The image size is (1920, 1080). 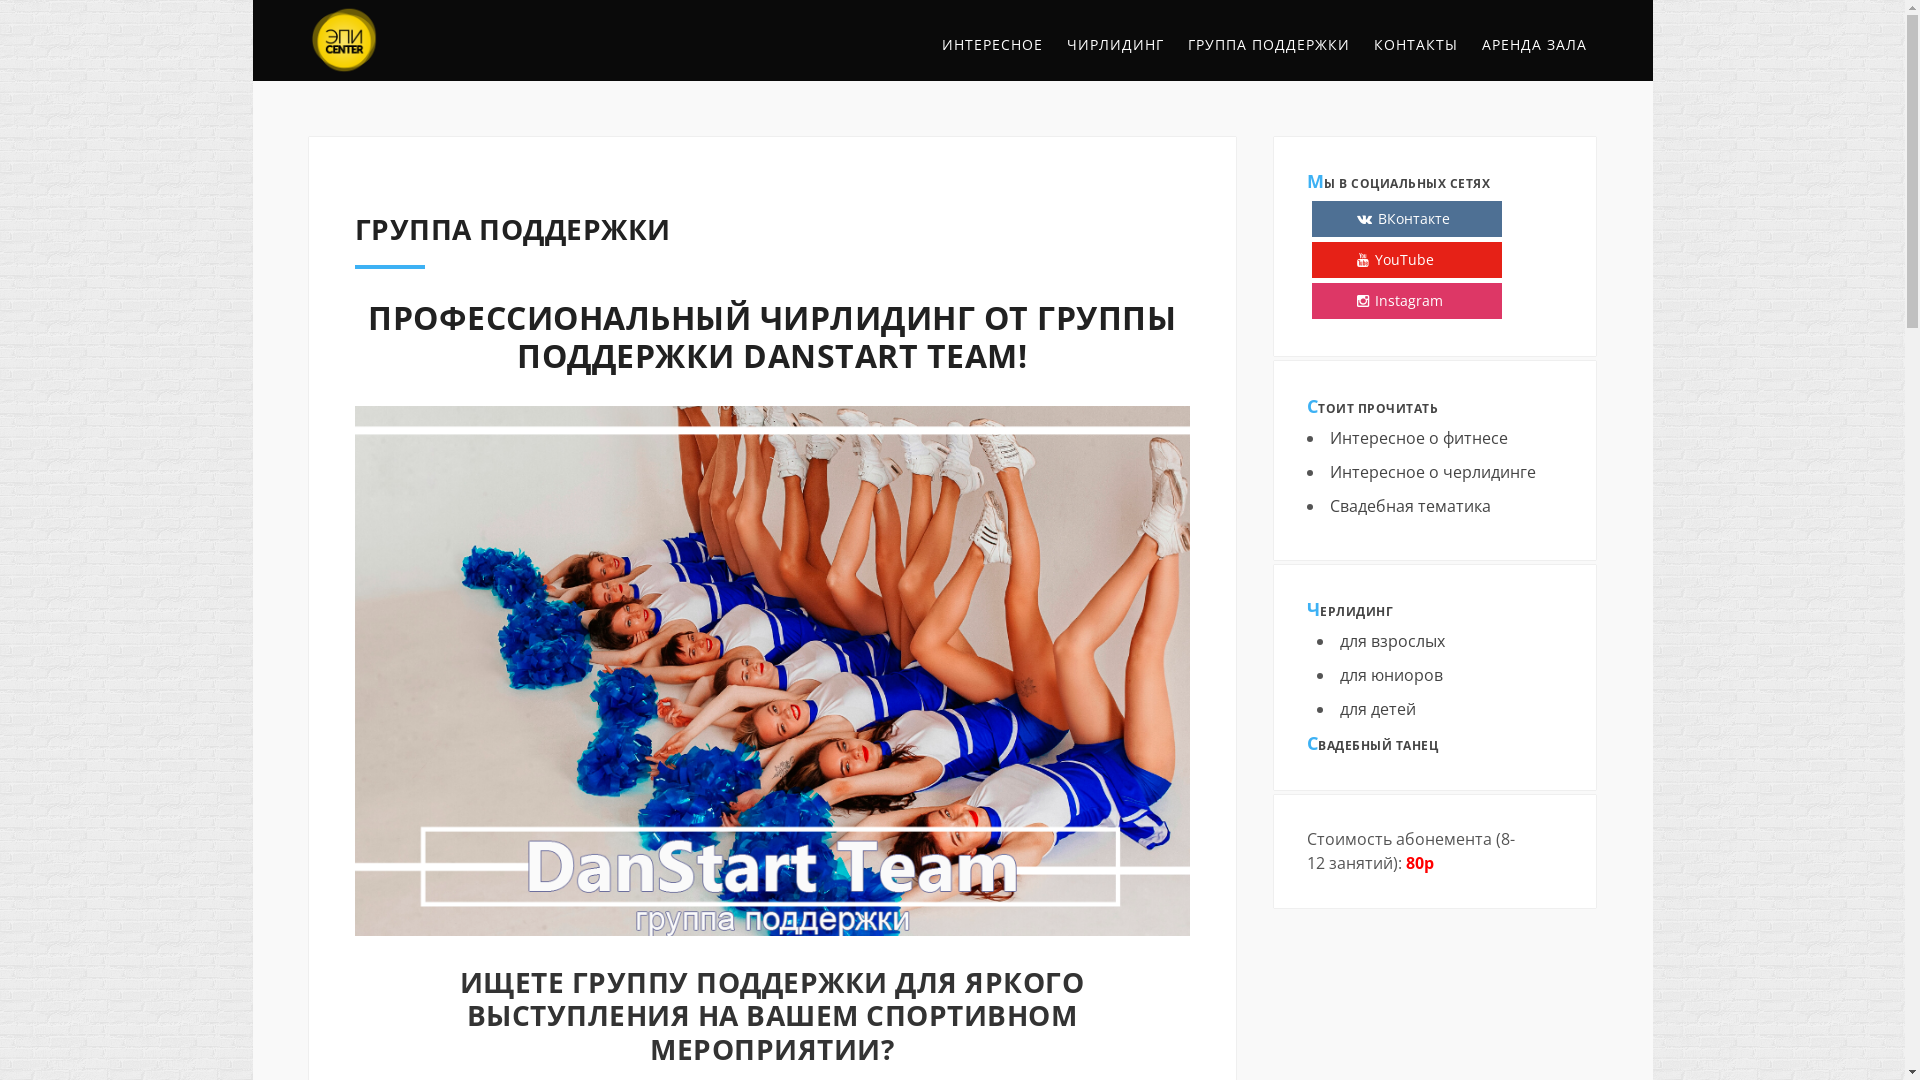 I want to click on 'YouTube', so click(x=1405, y=258).